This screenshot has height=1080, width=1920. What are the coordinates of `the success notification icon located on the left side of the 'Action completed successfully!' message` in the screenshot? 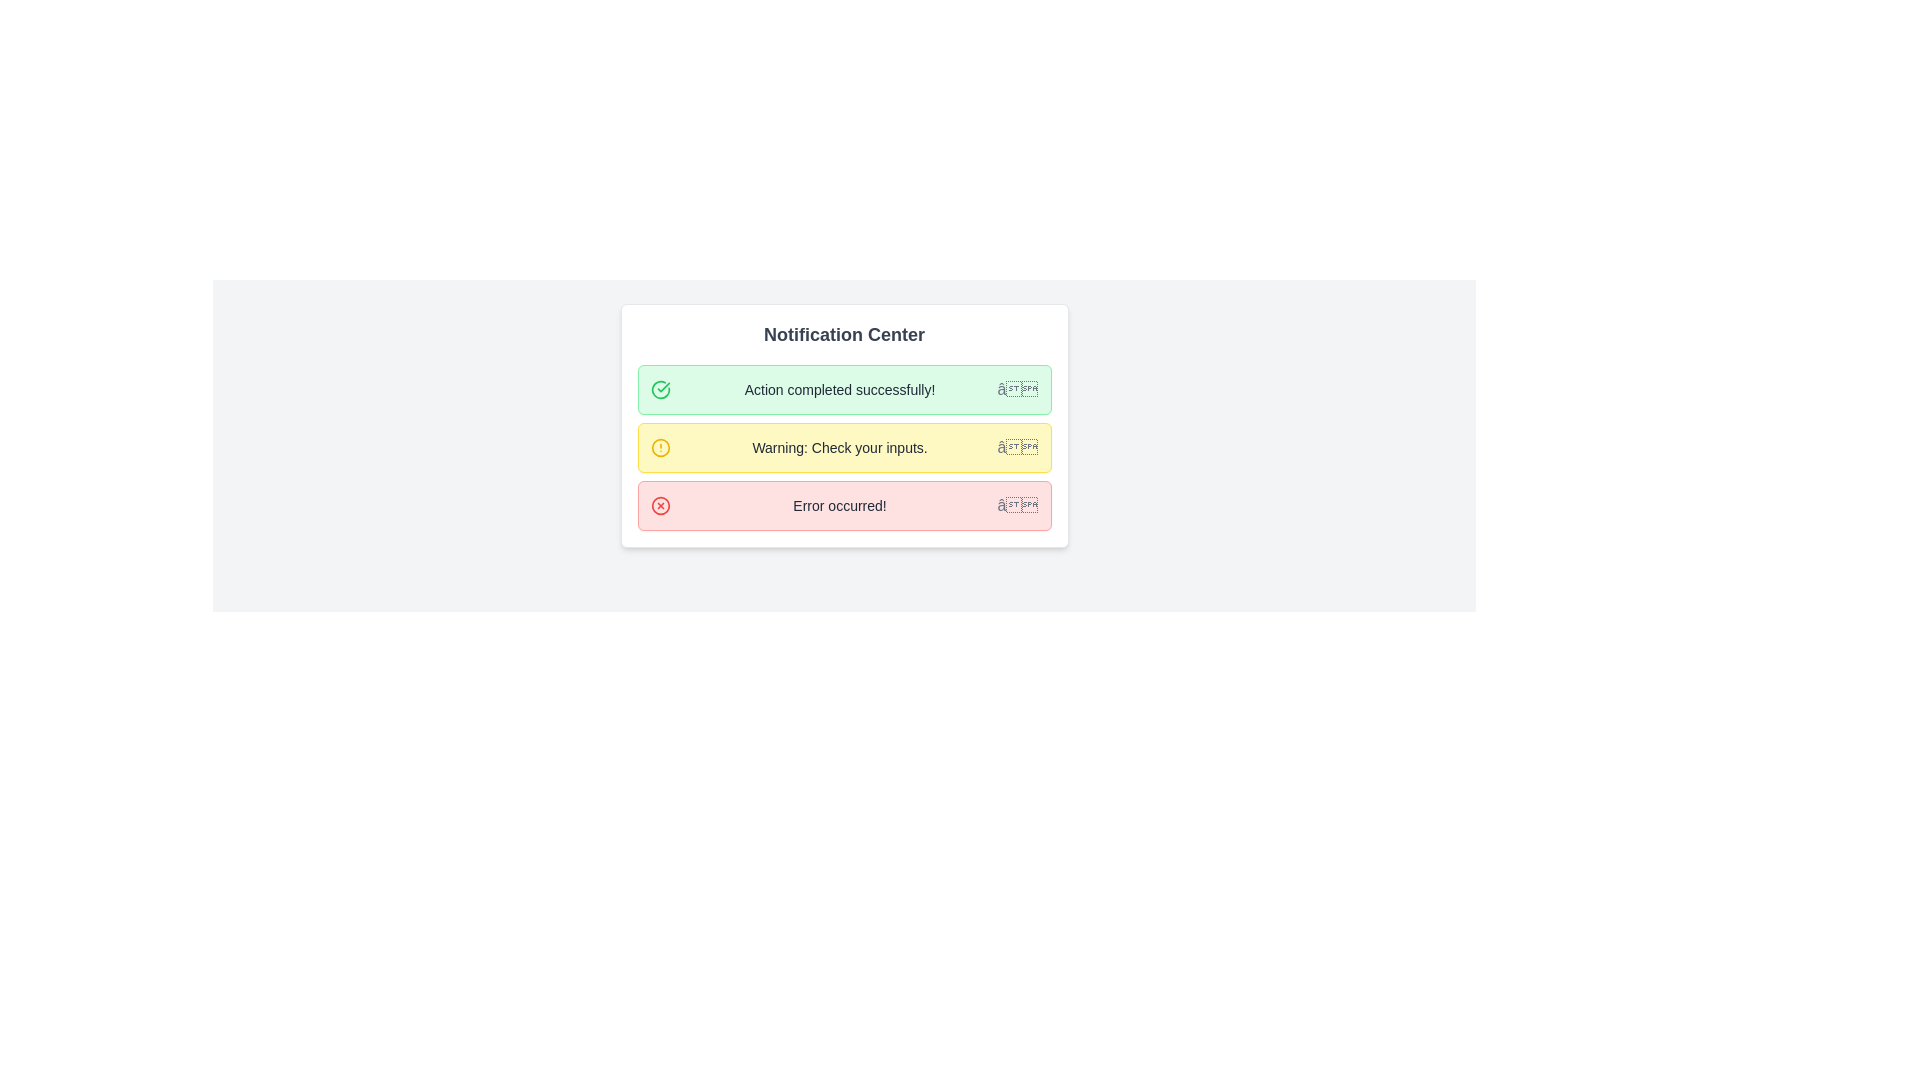 It's located at (660, 389).